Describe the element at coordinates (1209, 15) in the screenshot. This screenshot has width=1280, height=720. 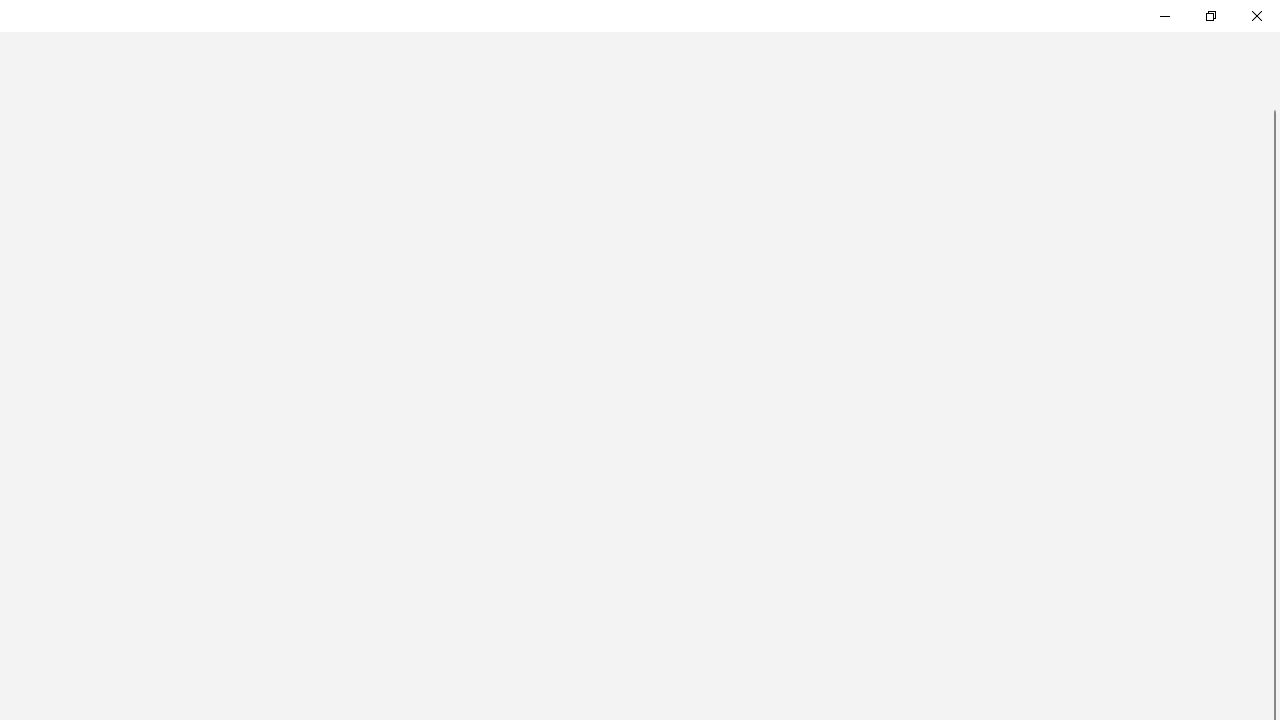
I see `'Restore Feedback Hub'` at that location.